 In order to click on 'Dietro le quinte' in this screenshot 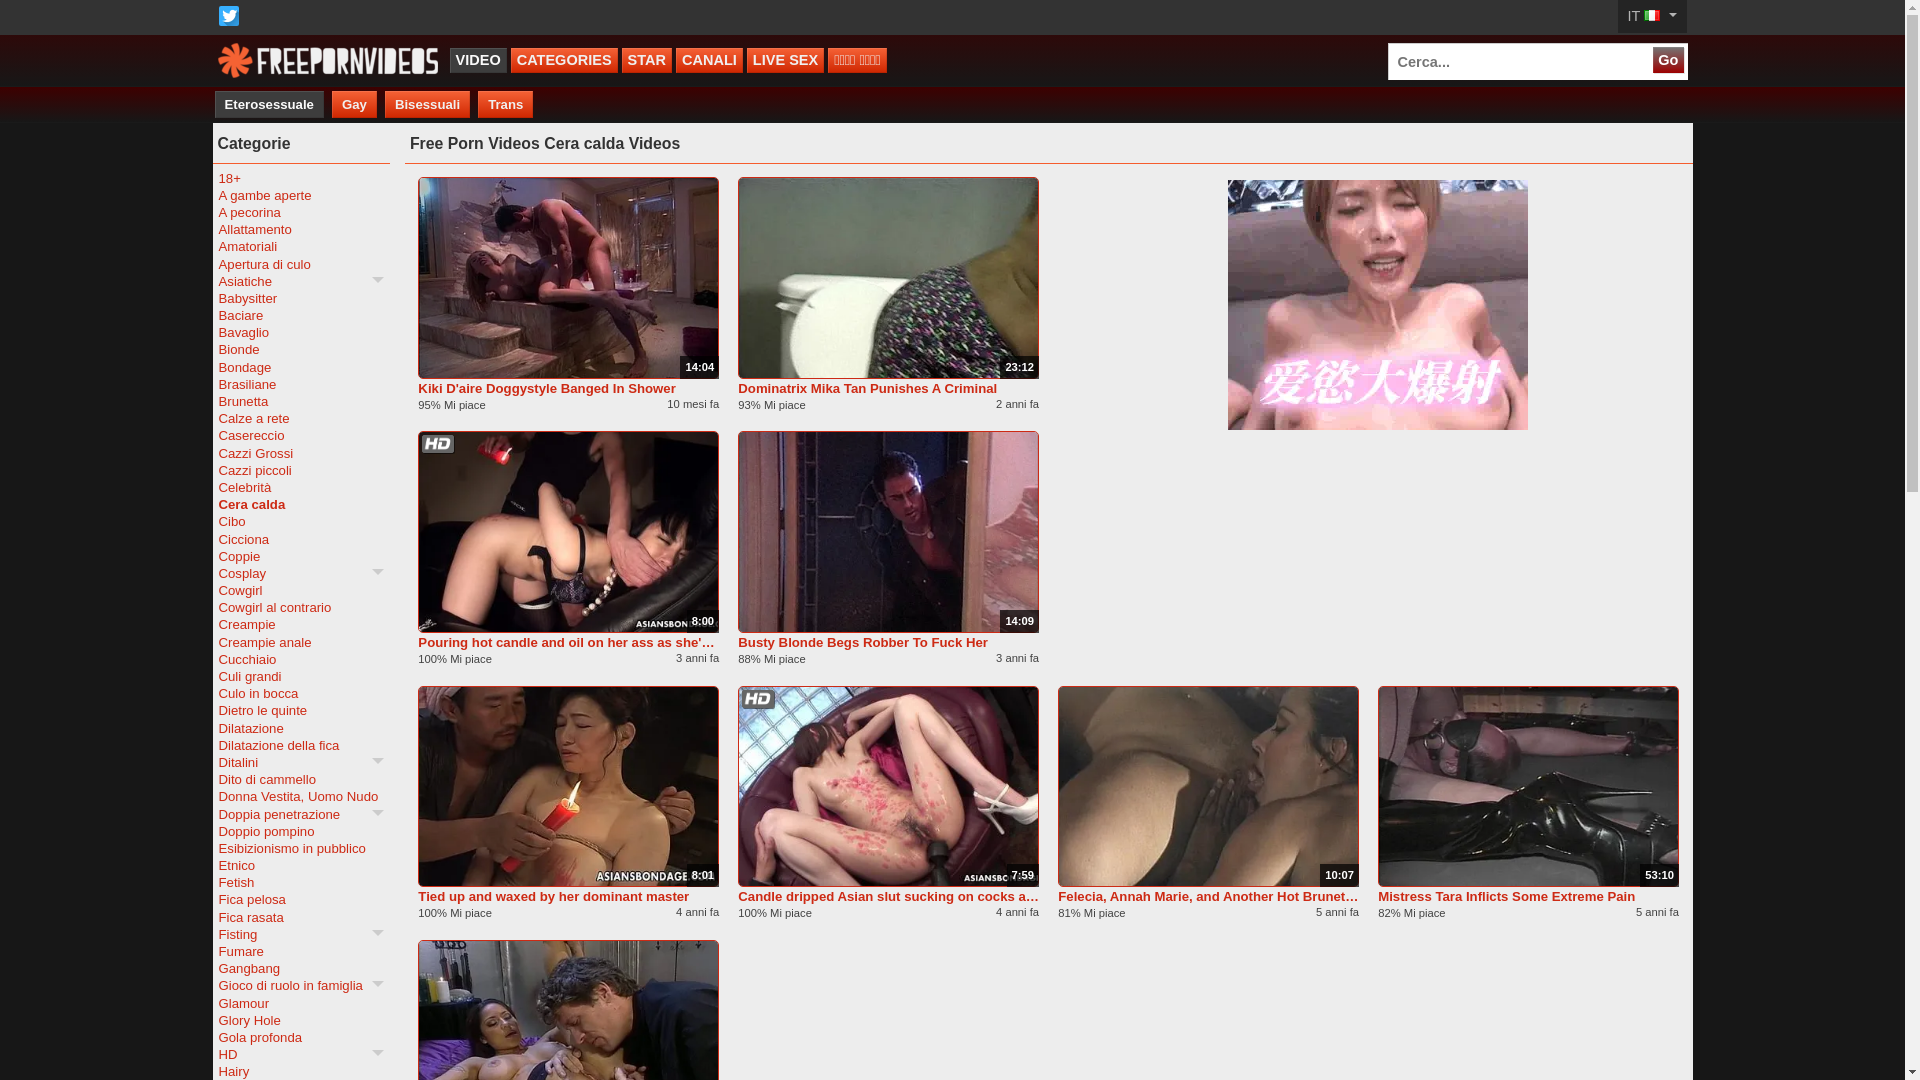, I will do `click(300, 709)`.